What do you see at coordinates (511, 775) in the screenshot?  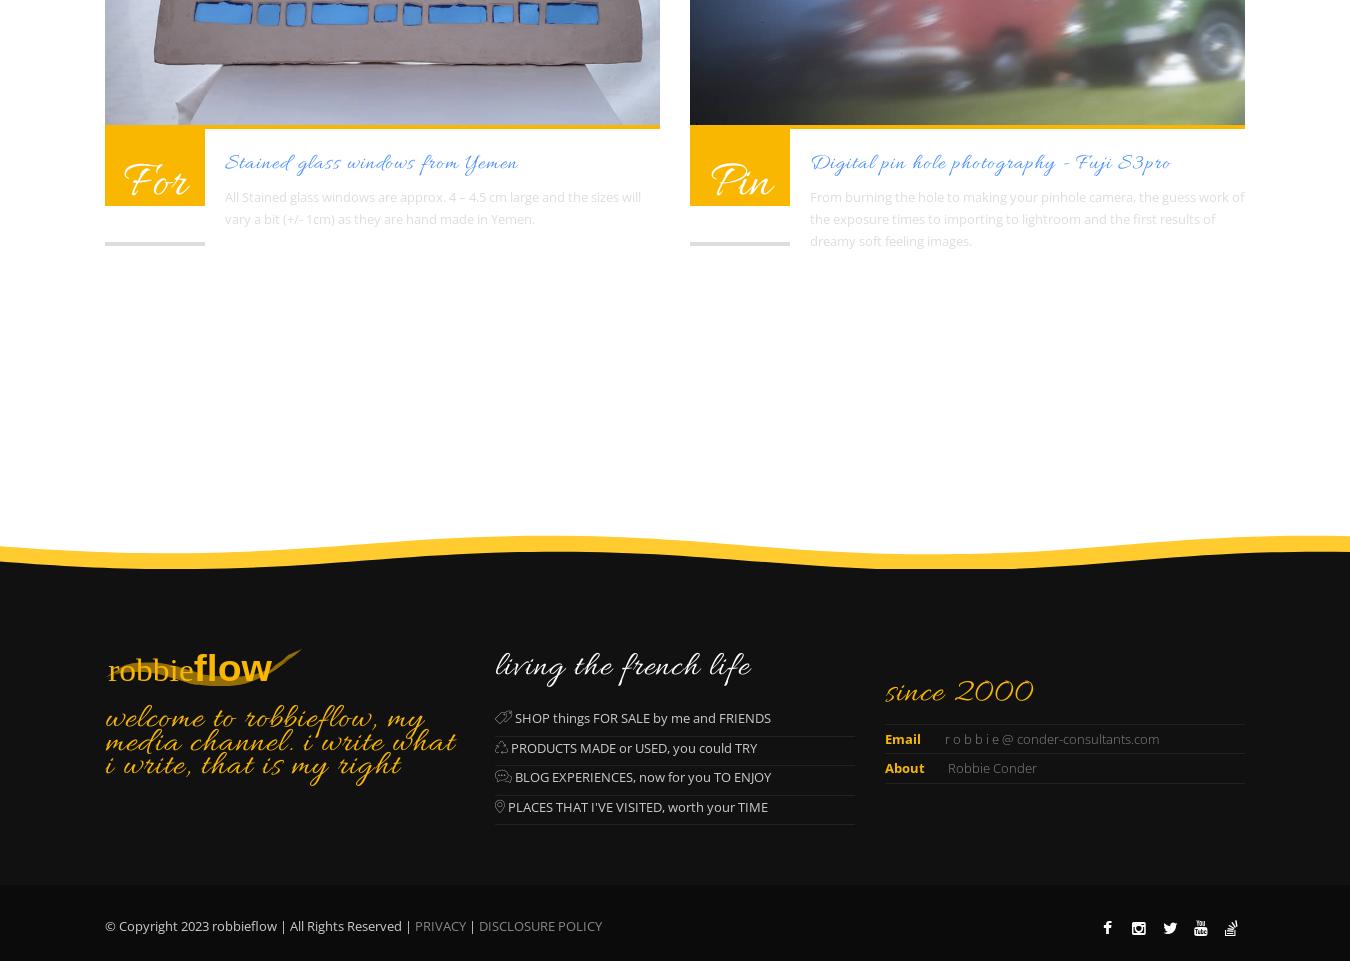 I see `'BLOG EXPERIENCES, now for you TO ENJOY'` at bounding box center [511, 775].